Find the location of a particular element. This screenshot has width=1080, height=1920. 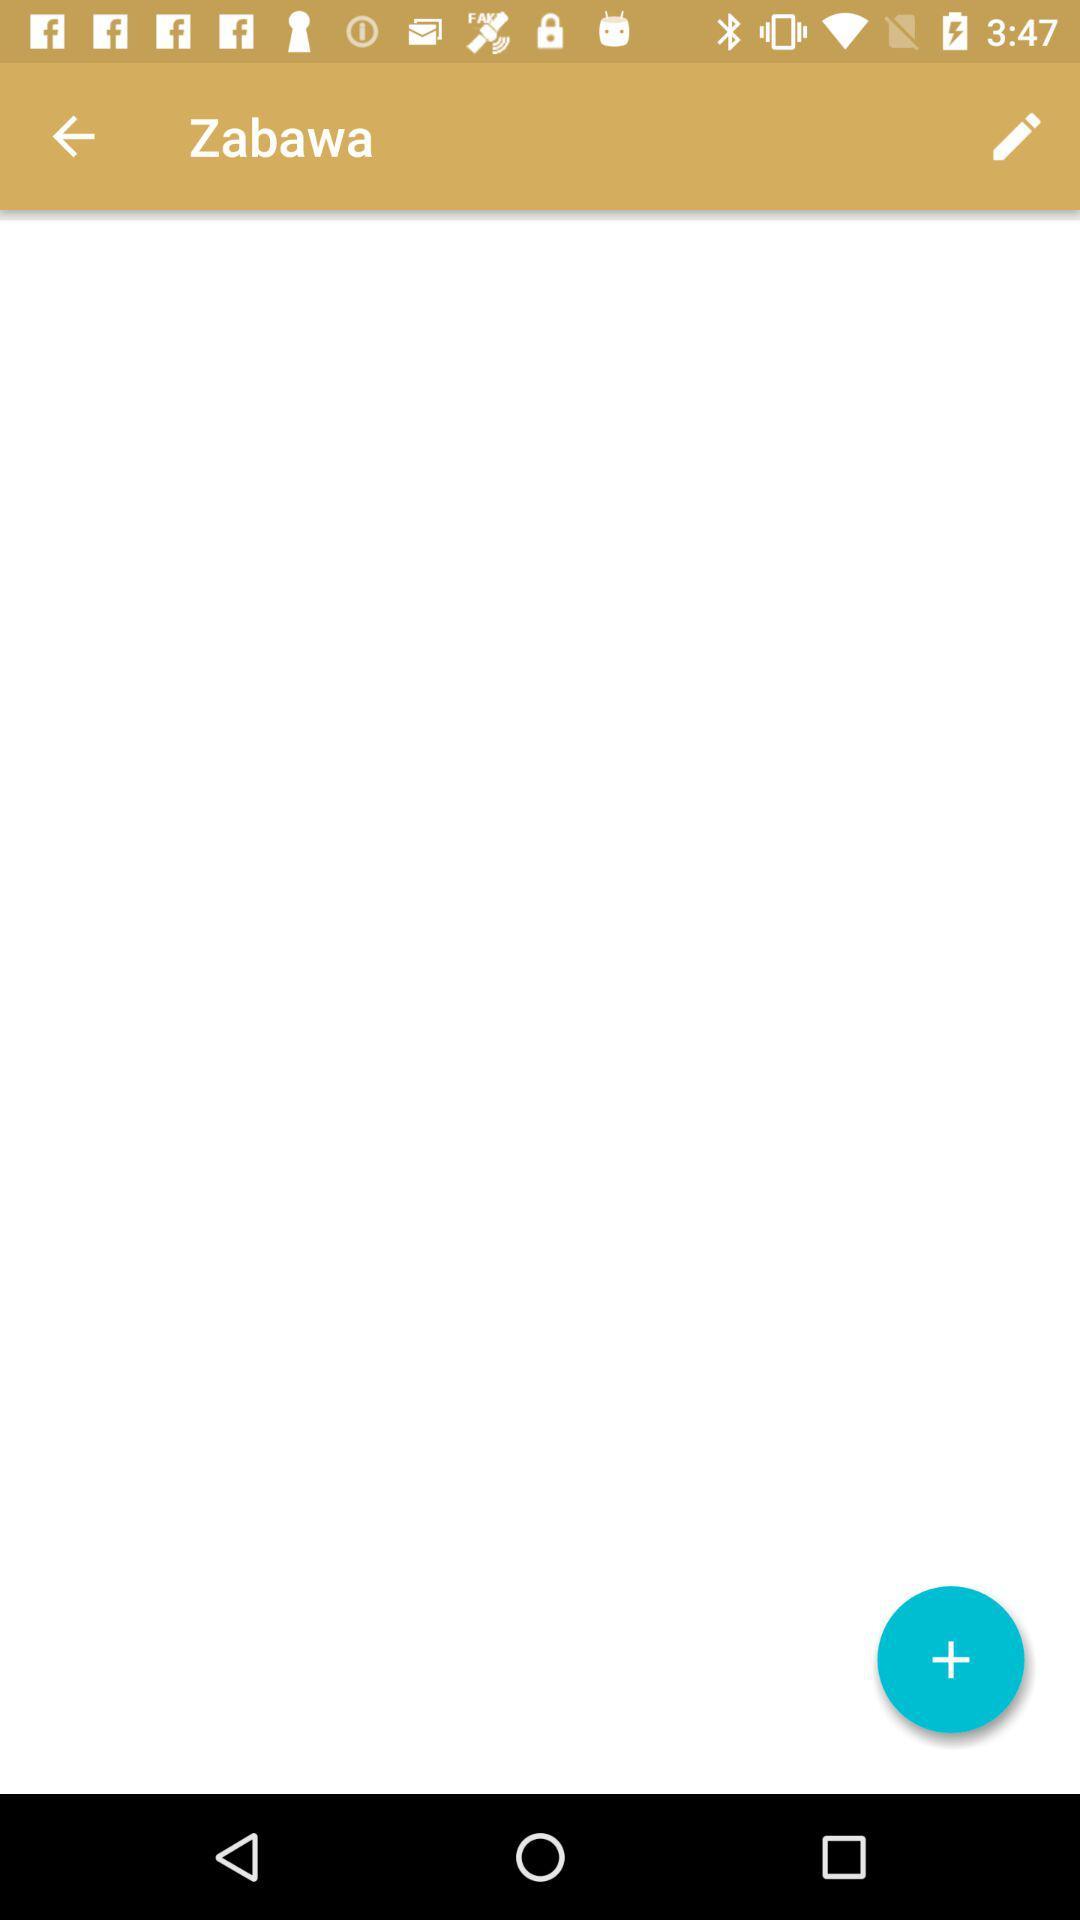

the add icon is located at coordinates (950, 1659).